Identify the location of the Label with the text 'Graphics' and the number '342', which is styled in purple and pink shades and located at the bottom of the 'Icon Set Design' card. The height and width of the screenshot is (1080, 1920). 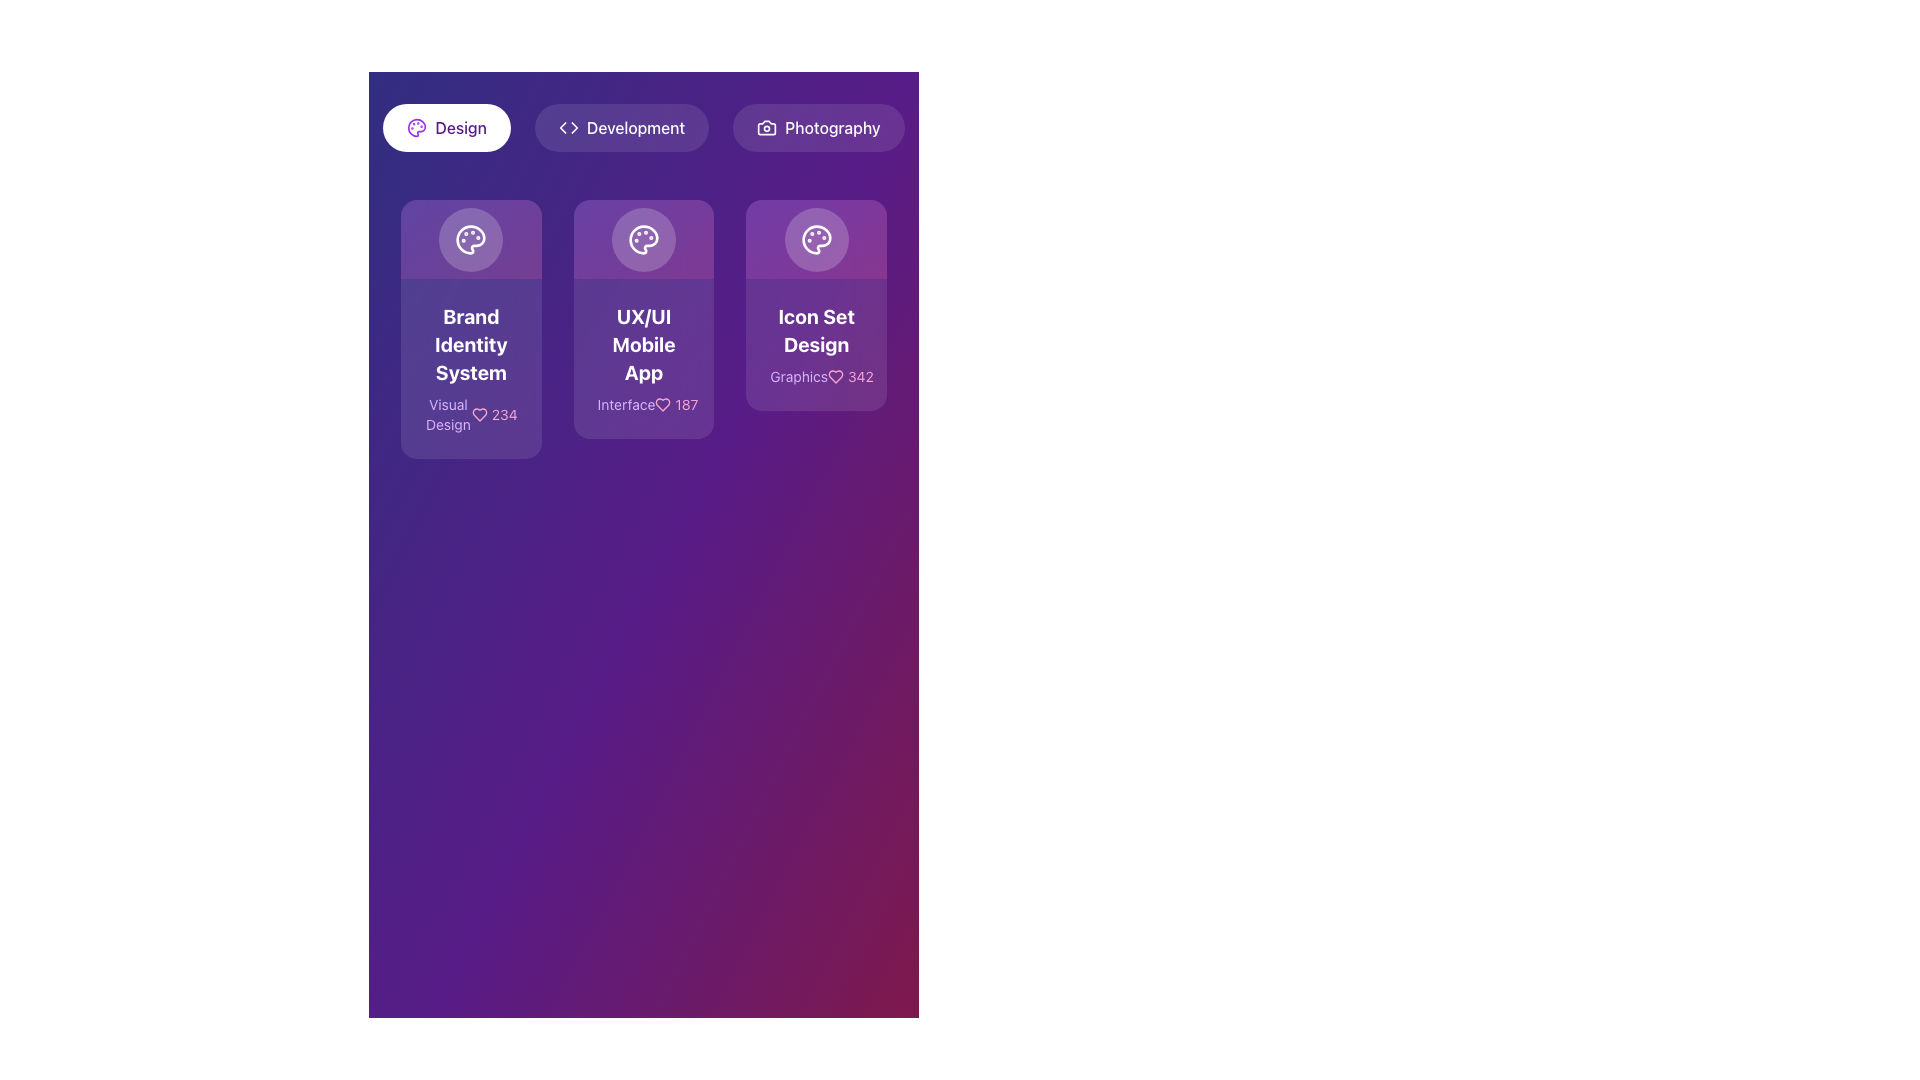
(816, 377).